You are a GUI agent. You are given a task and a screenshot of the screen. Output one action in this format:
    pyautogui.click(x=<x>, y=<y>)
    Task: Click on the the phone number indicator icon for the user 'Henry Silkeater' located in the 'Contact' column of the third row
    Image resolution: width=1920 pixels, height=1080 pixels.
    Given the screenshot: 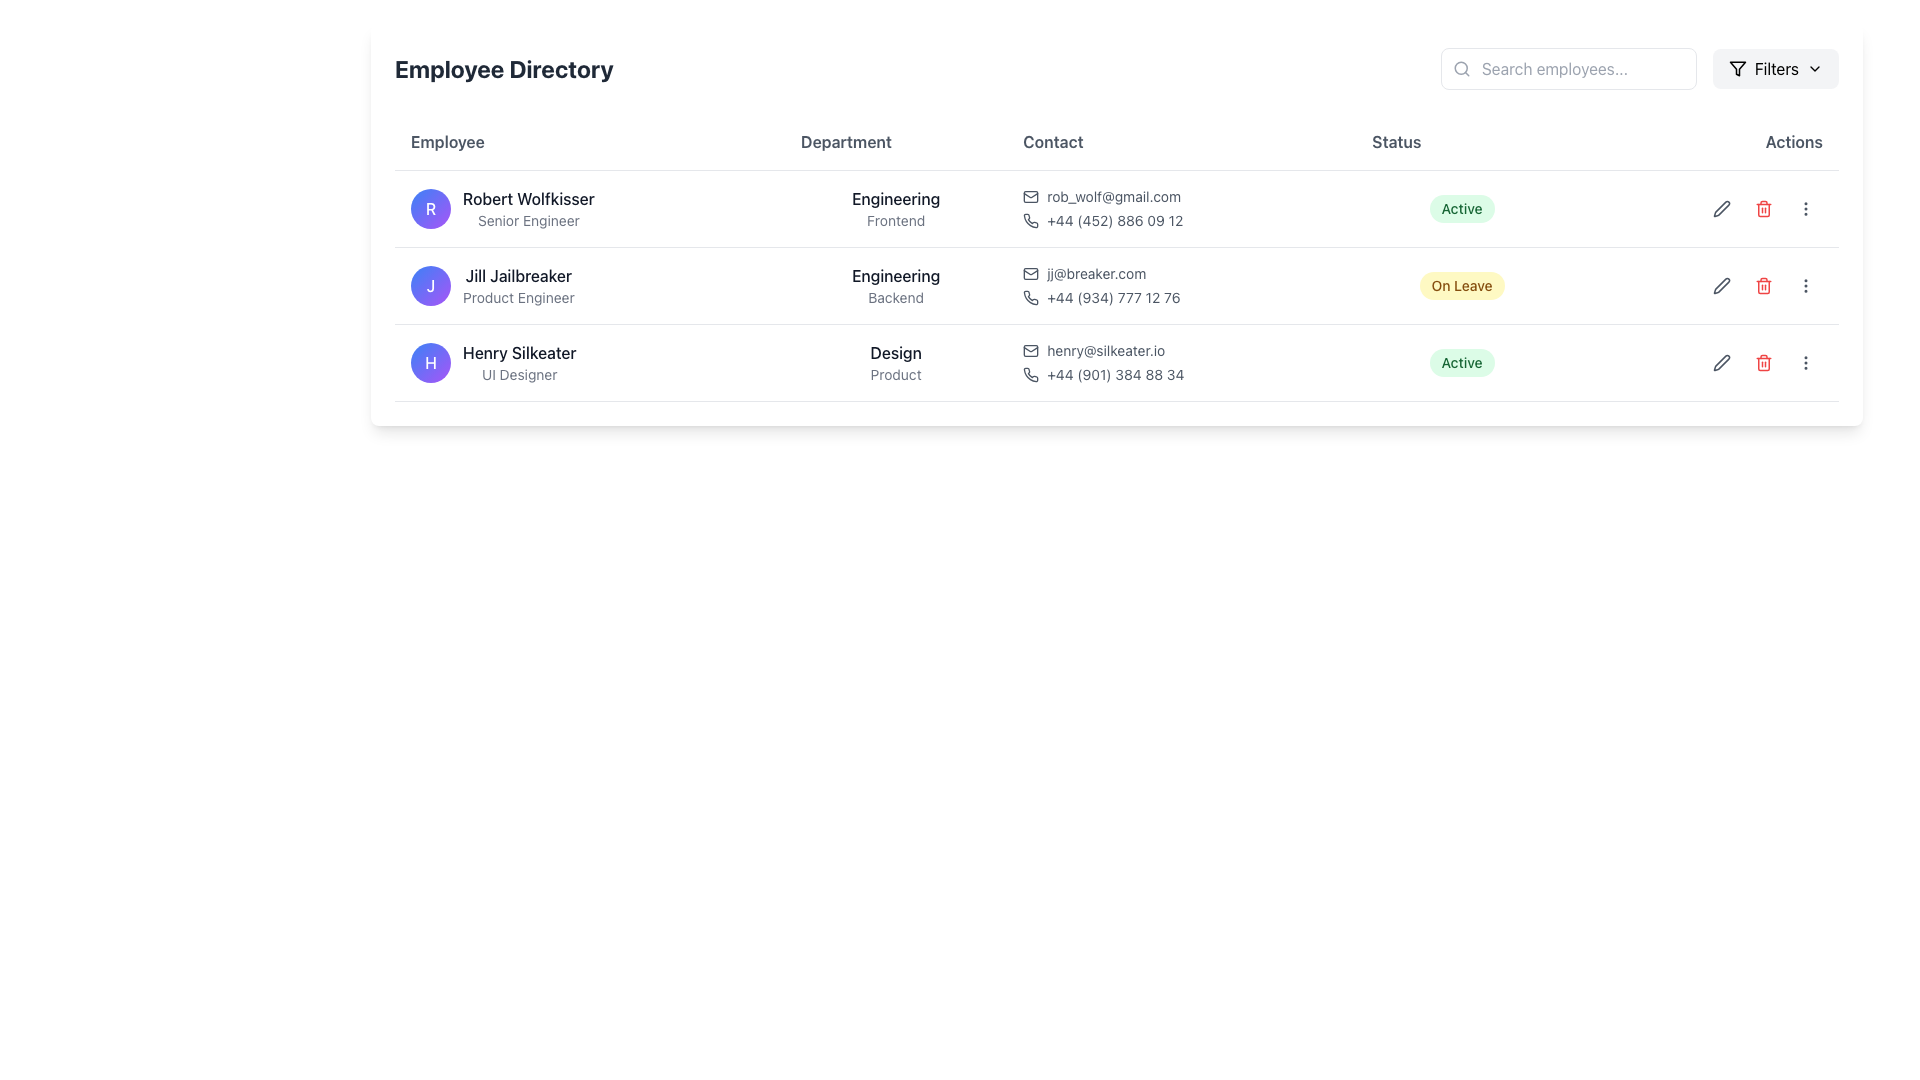 What is the action you would take?
    pyautogui.click(x=1031, y=374)
    